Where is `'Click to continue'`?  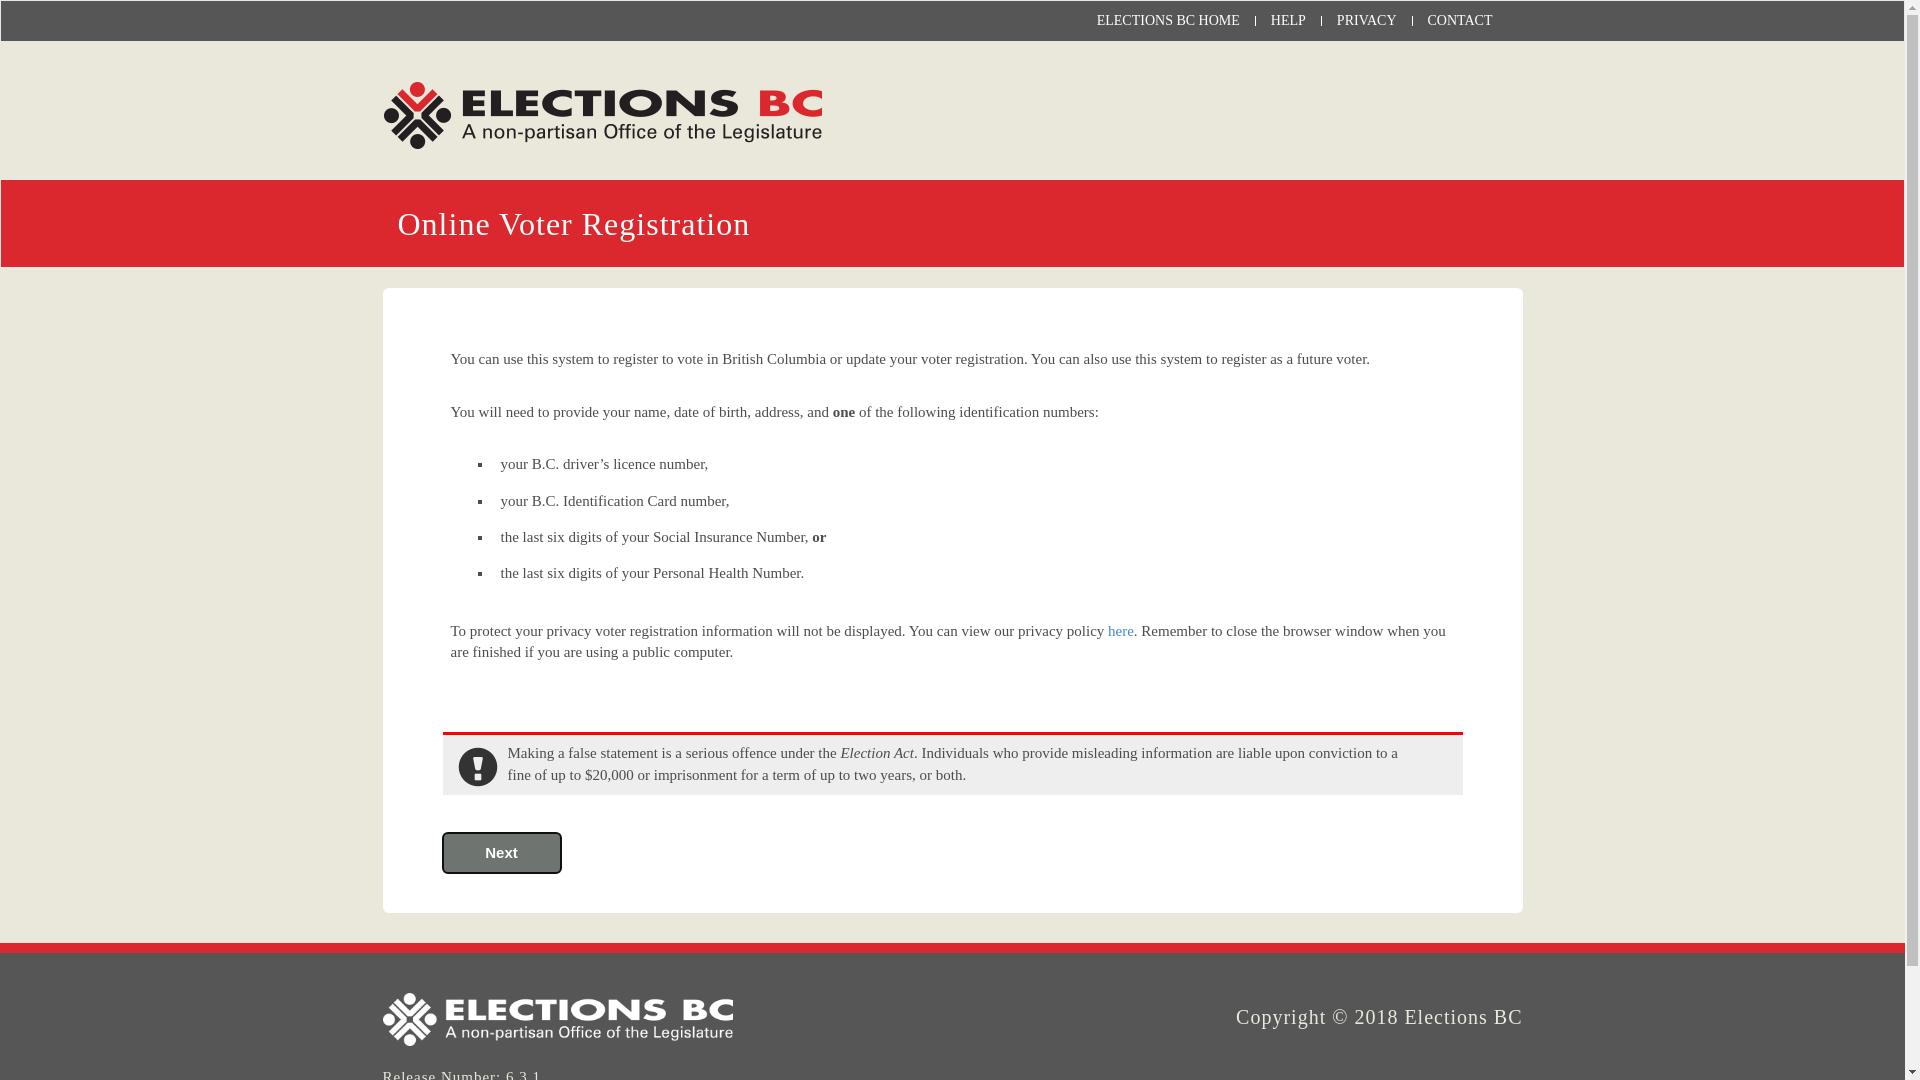
'Click to continue' is located at coordinates (500, 852).